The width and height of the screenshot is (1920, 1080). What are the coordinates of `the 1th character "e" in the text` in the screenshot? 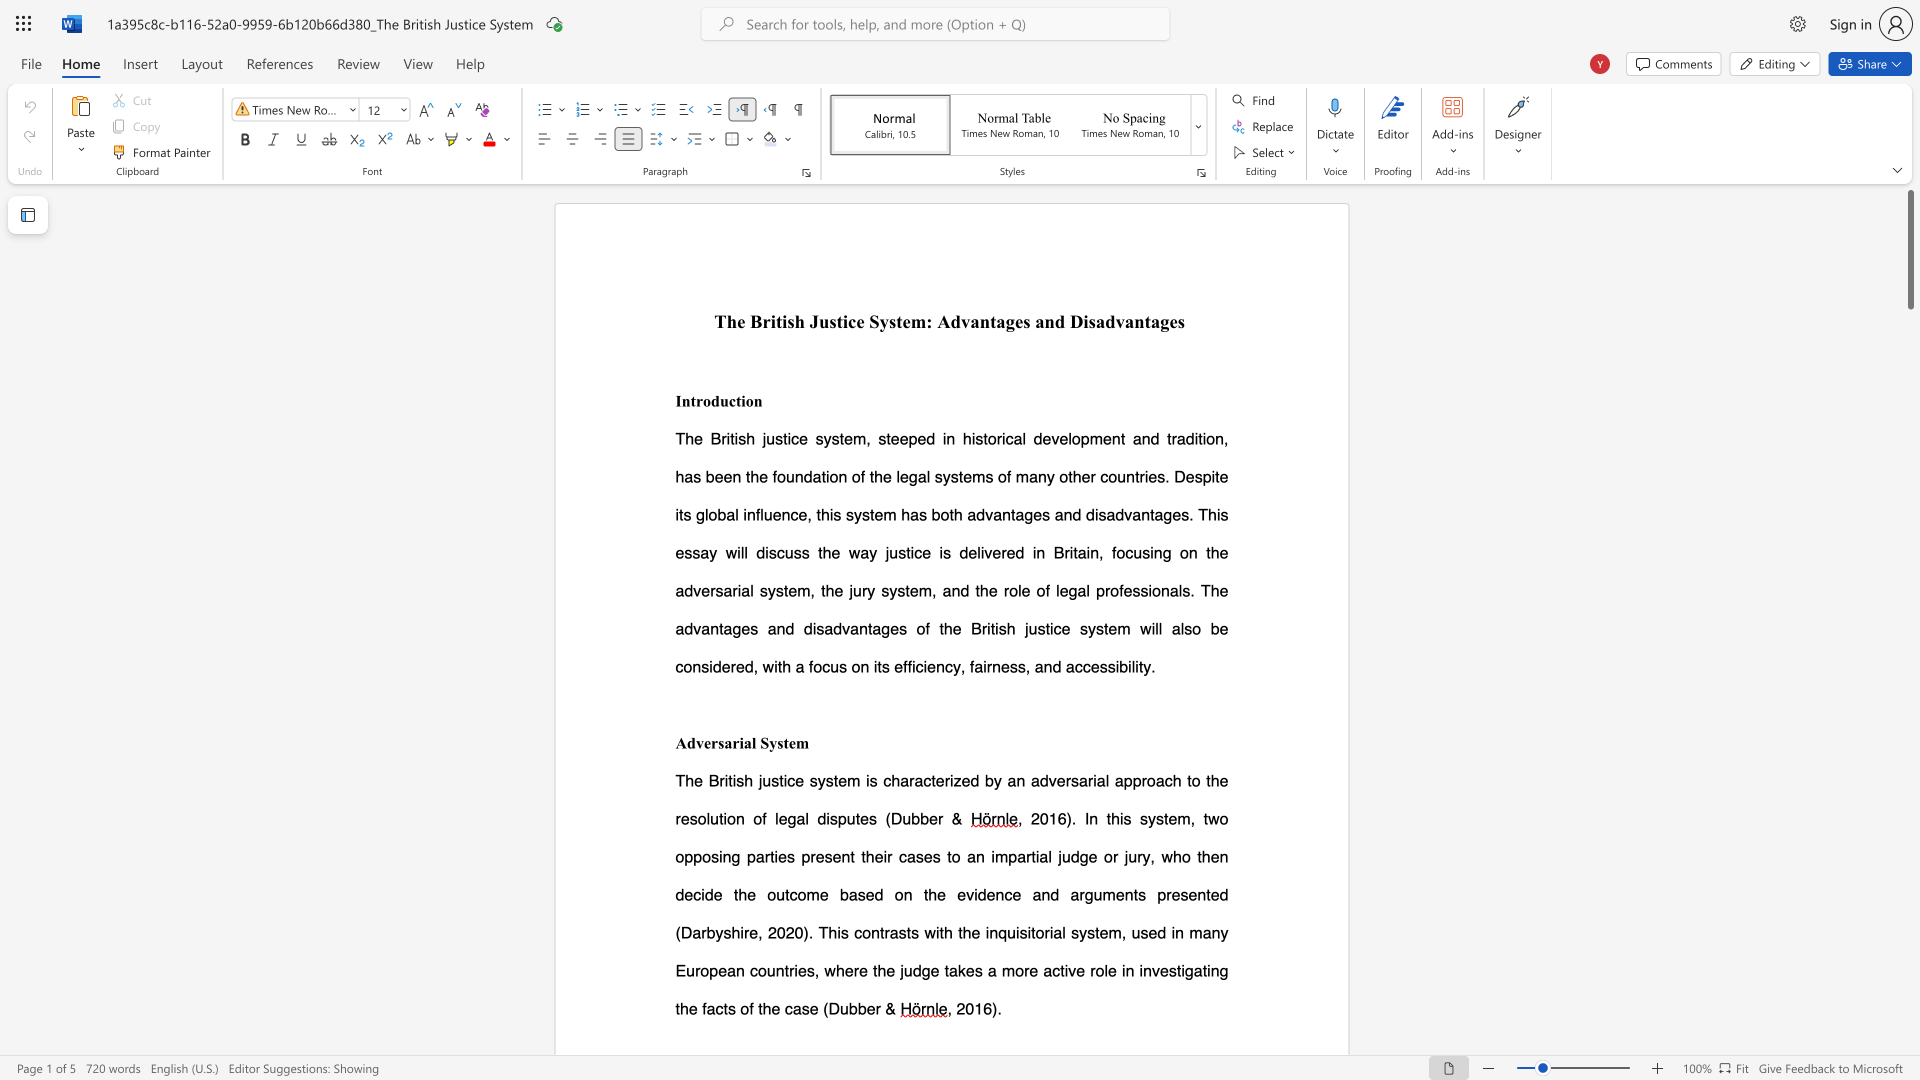 It's located at (740, 320).